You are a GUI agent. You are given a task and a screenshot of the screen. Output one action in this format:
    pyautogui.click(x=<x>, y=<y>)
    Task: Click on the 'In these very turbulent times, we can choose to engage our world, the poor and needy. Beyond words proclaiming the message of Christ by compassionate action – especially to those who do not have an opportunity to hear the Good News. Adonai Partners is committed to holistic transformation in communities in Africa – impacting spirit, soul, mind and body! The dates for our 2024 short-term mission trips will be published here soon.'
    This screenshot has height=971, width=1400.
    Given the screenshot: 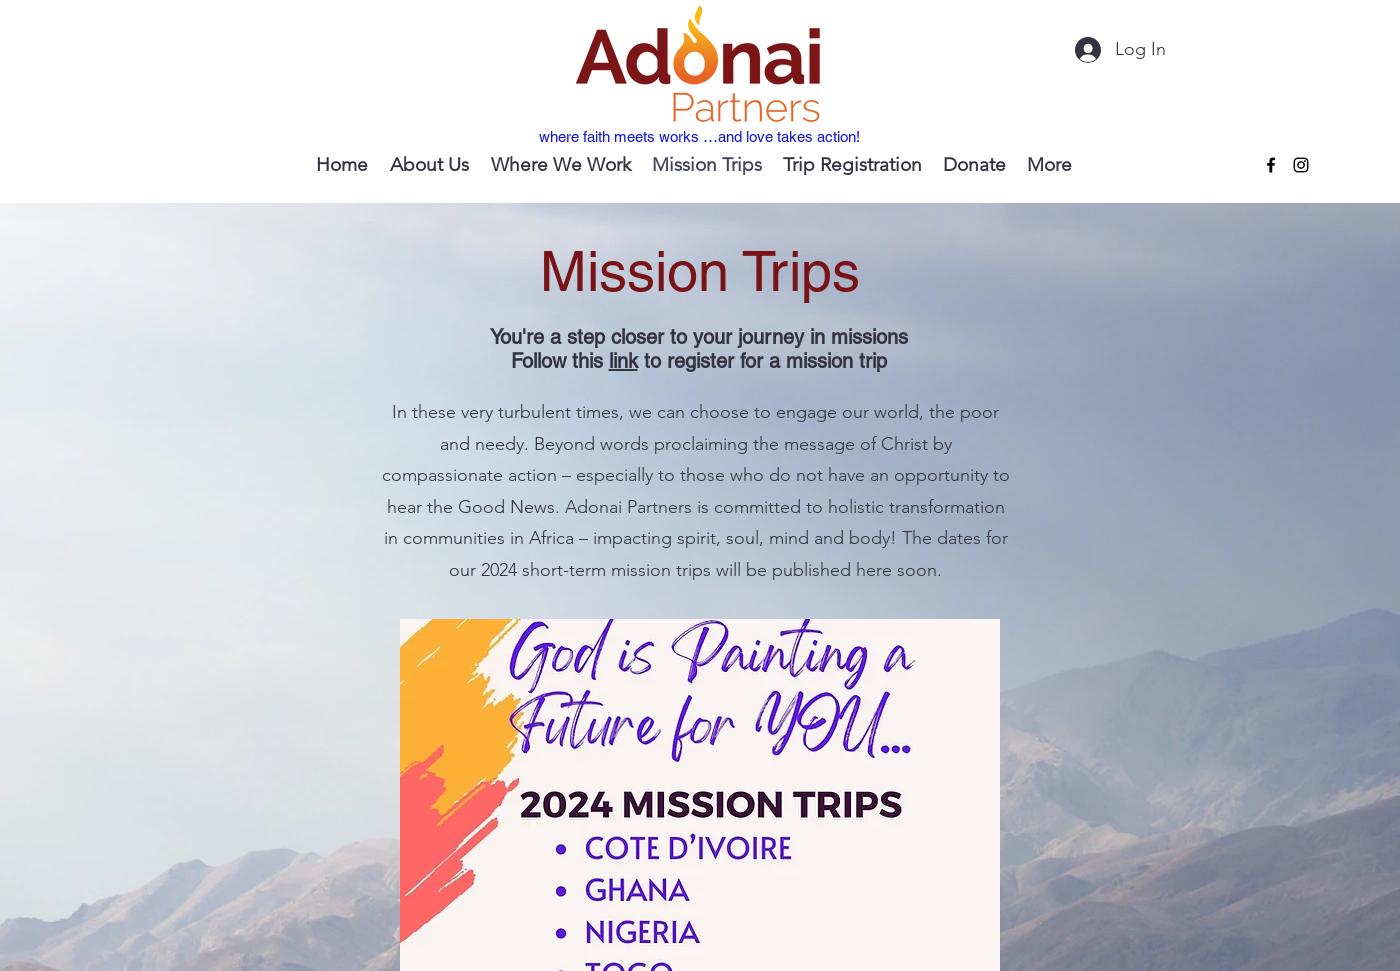 What is the action you would take?
    pyautogui.click(x=694, y=489)
    